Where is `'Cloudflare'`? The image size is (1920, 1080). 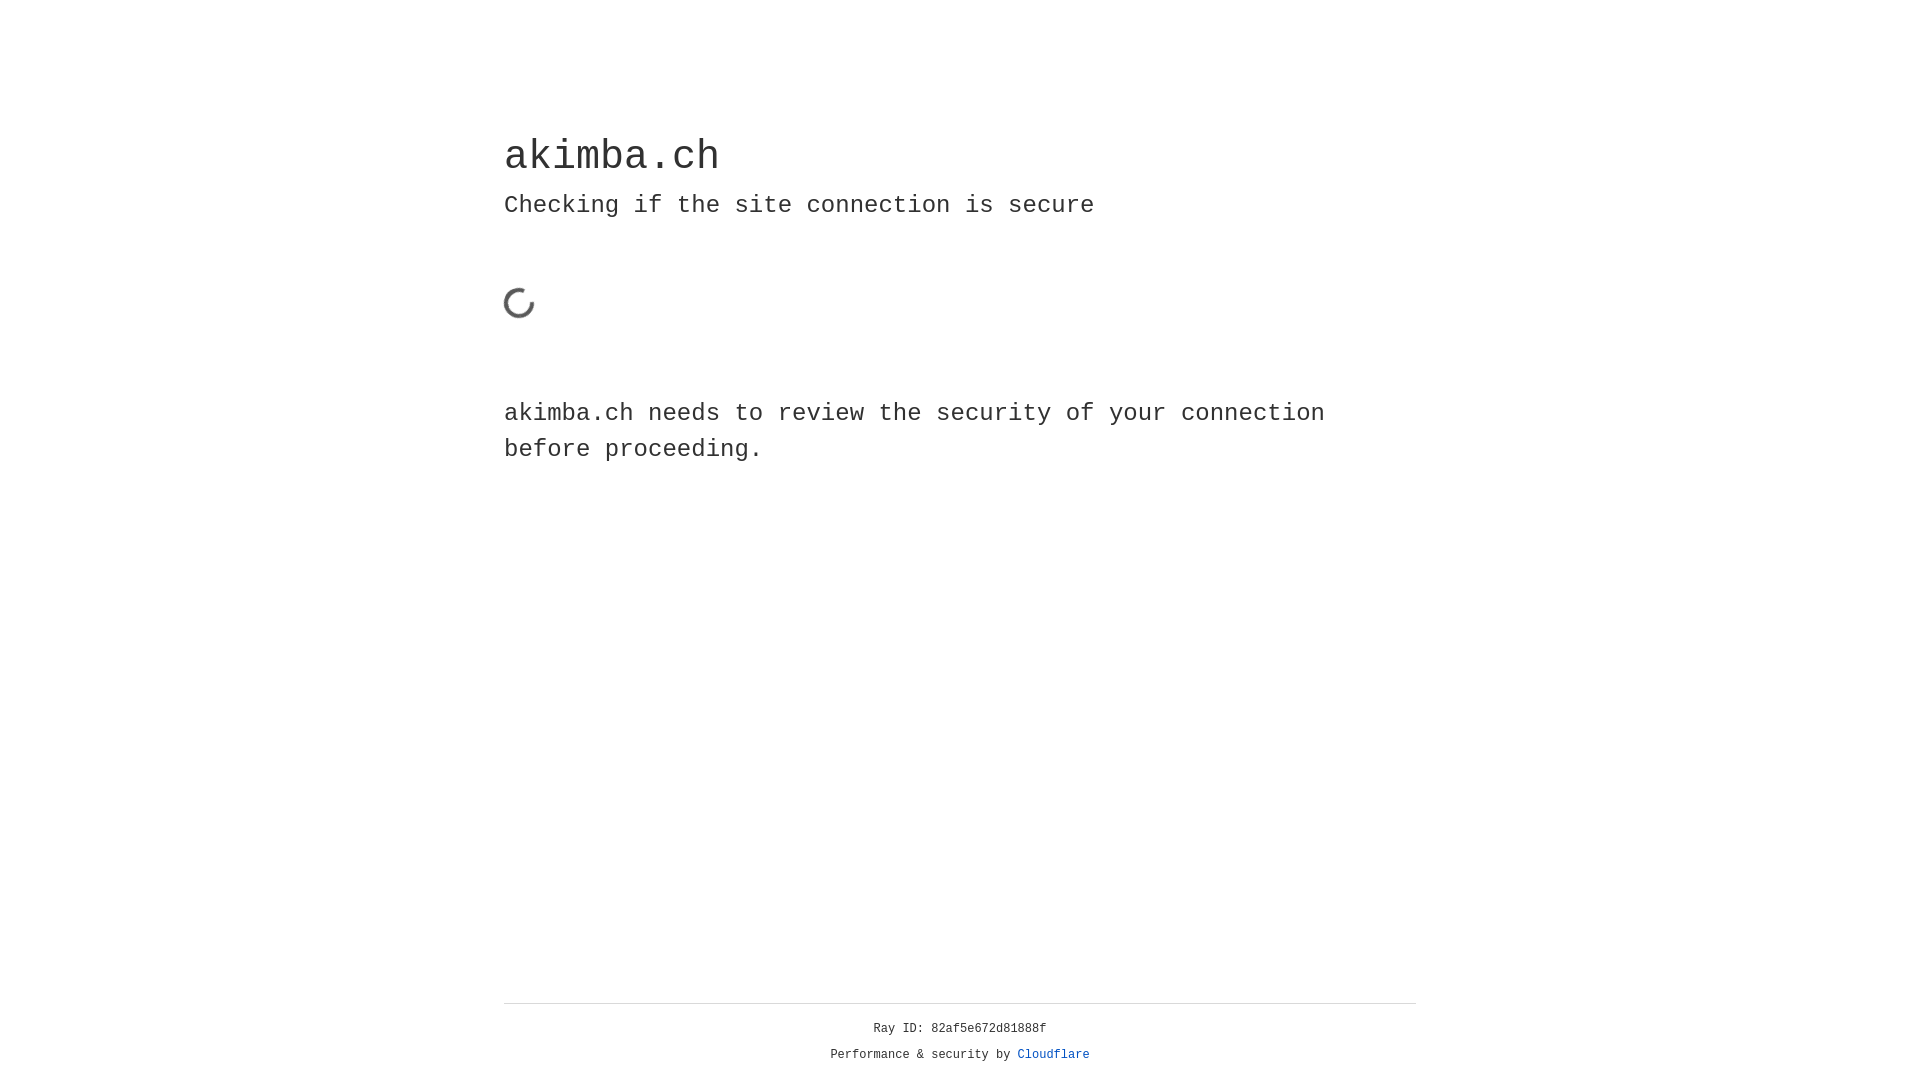 'Cloudflare' is located at coordinates (1053, 1054).